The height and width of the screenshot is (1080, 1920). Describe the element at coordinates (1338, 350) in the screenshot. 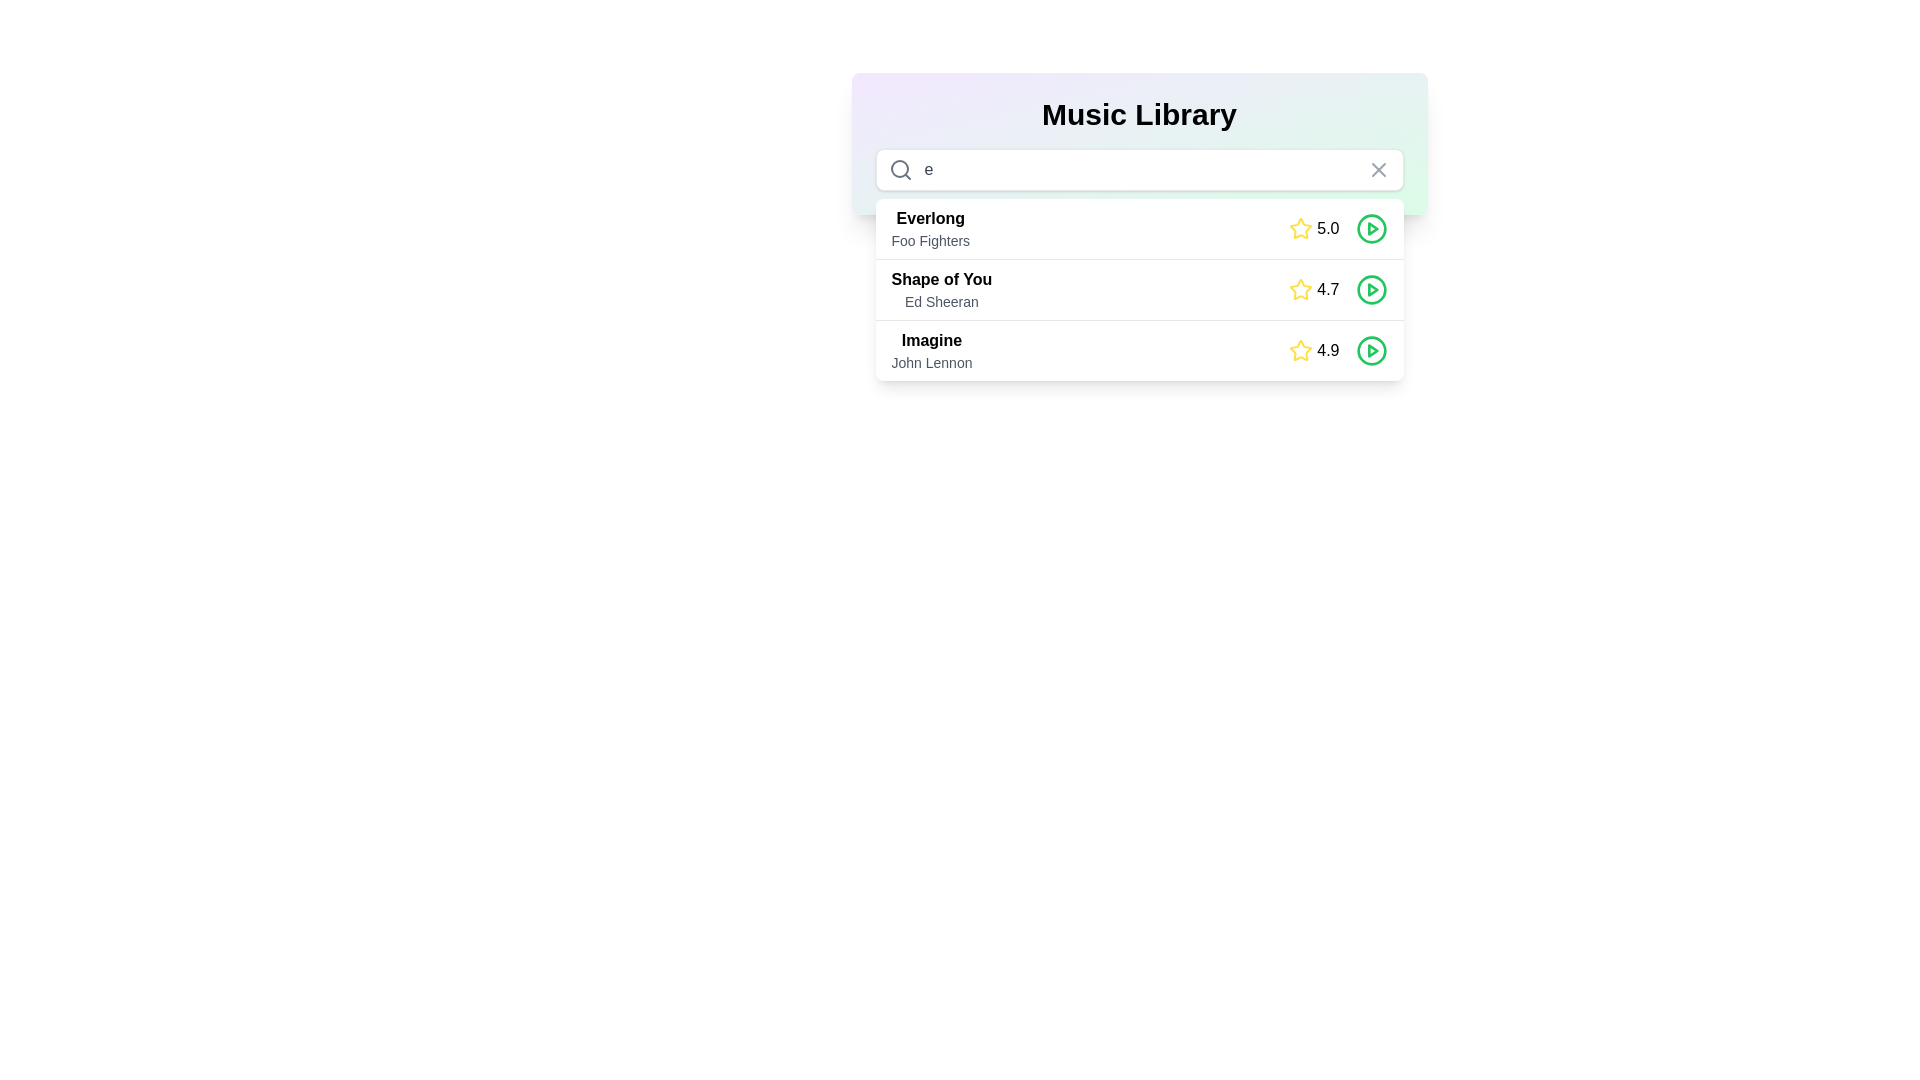

I see `the Rating indicator displaying a rating of 4.9 for the song 'Imagine' located in the third row of the 'Music Library' interface, to the right of the song details` at that location.